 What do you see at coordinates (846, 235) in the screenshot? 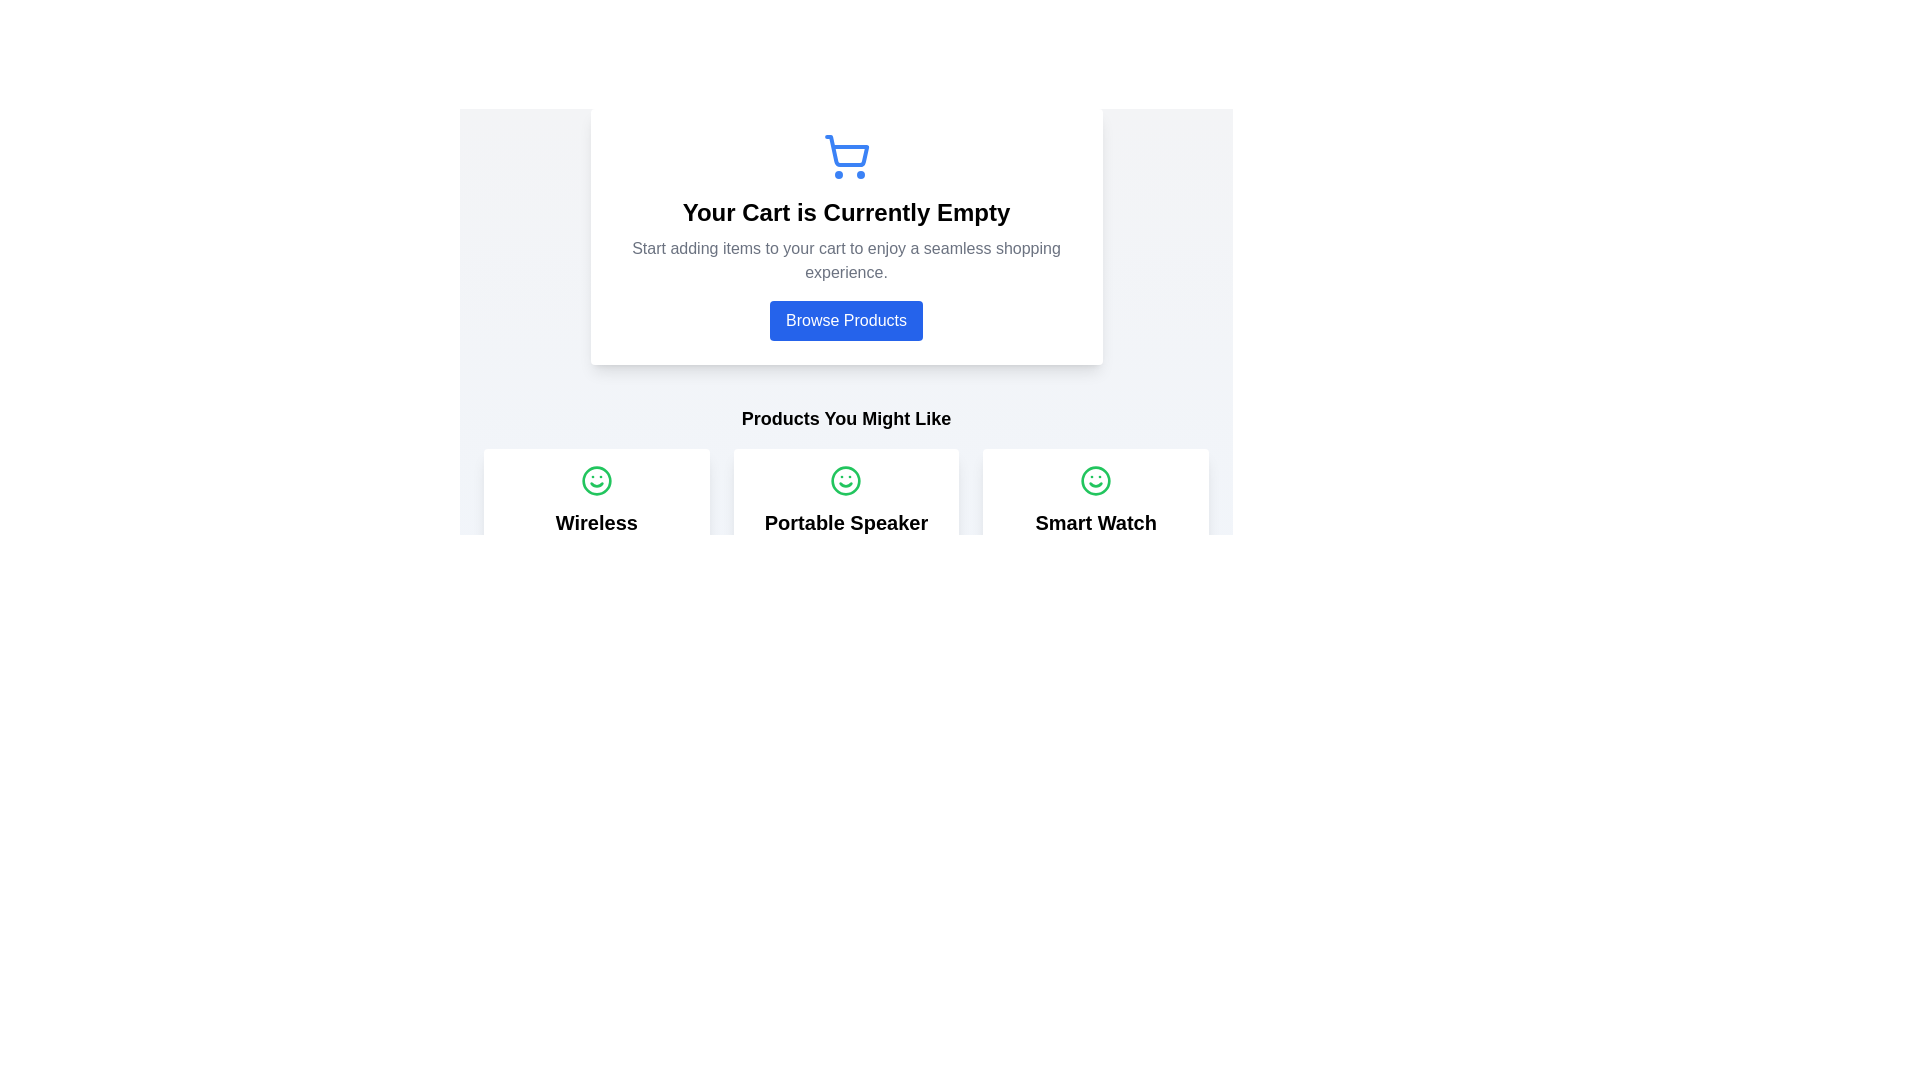
I see `the informational panel that displays 'Your Cart is Currently Empty' and includes a blue button labeled 'Browse Products'` at bounding box center [846, 235].